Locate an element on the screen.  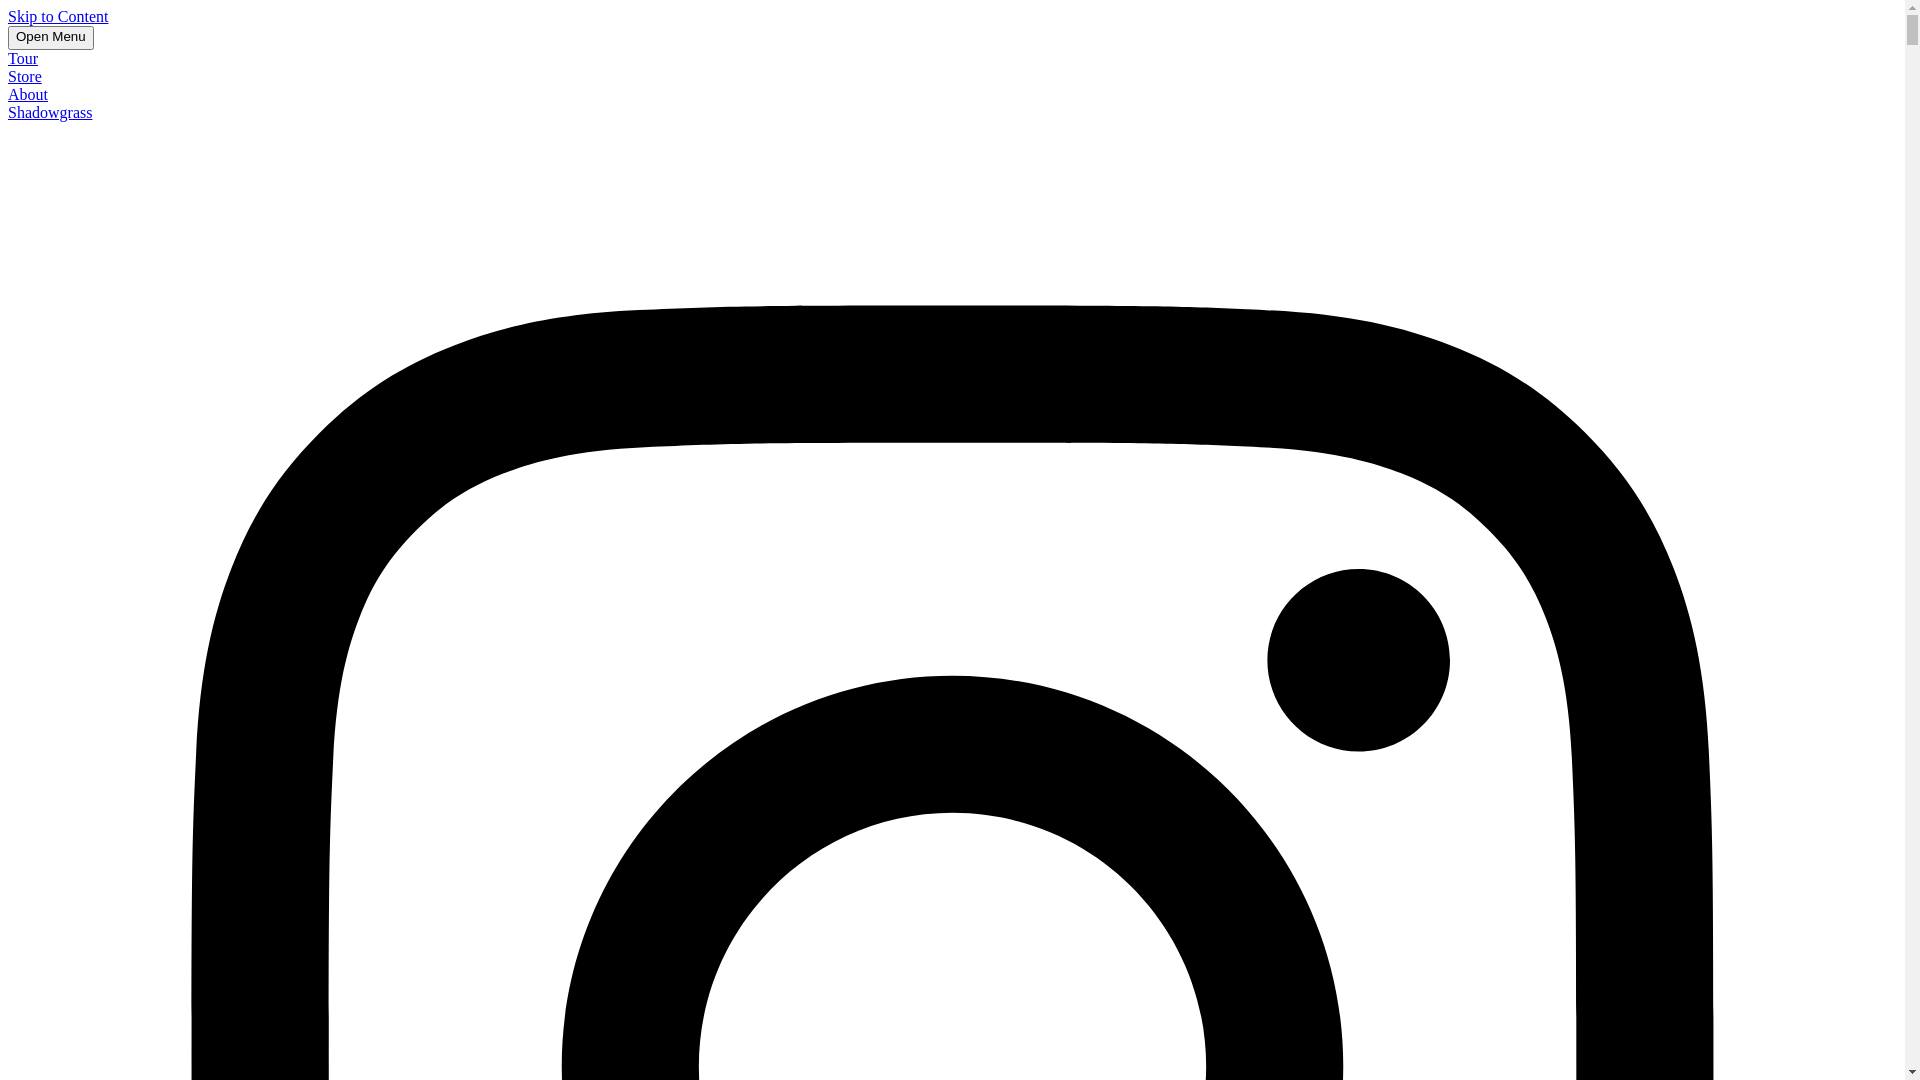
'Tour' is located at coordinates (8, 57).